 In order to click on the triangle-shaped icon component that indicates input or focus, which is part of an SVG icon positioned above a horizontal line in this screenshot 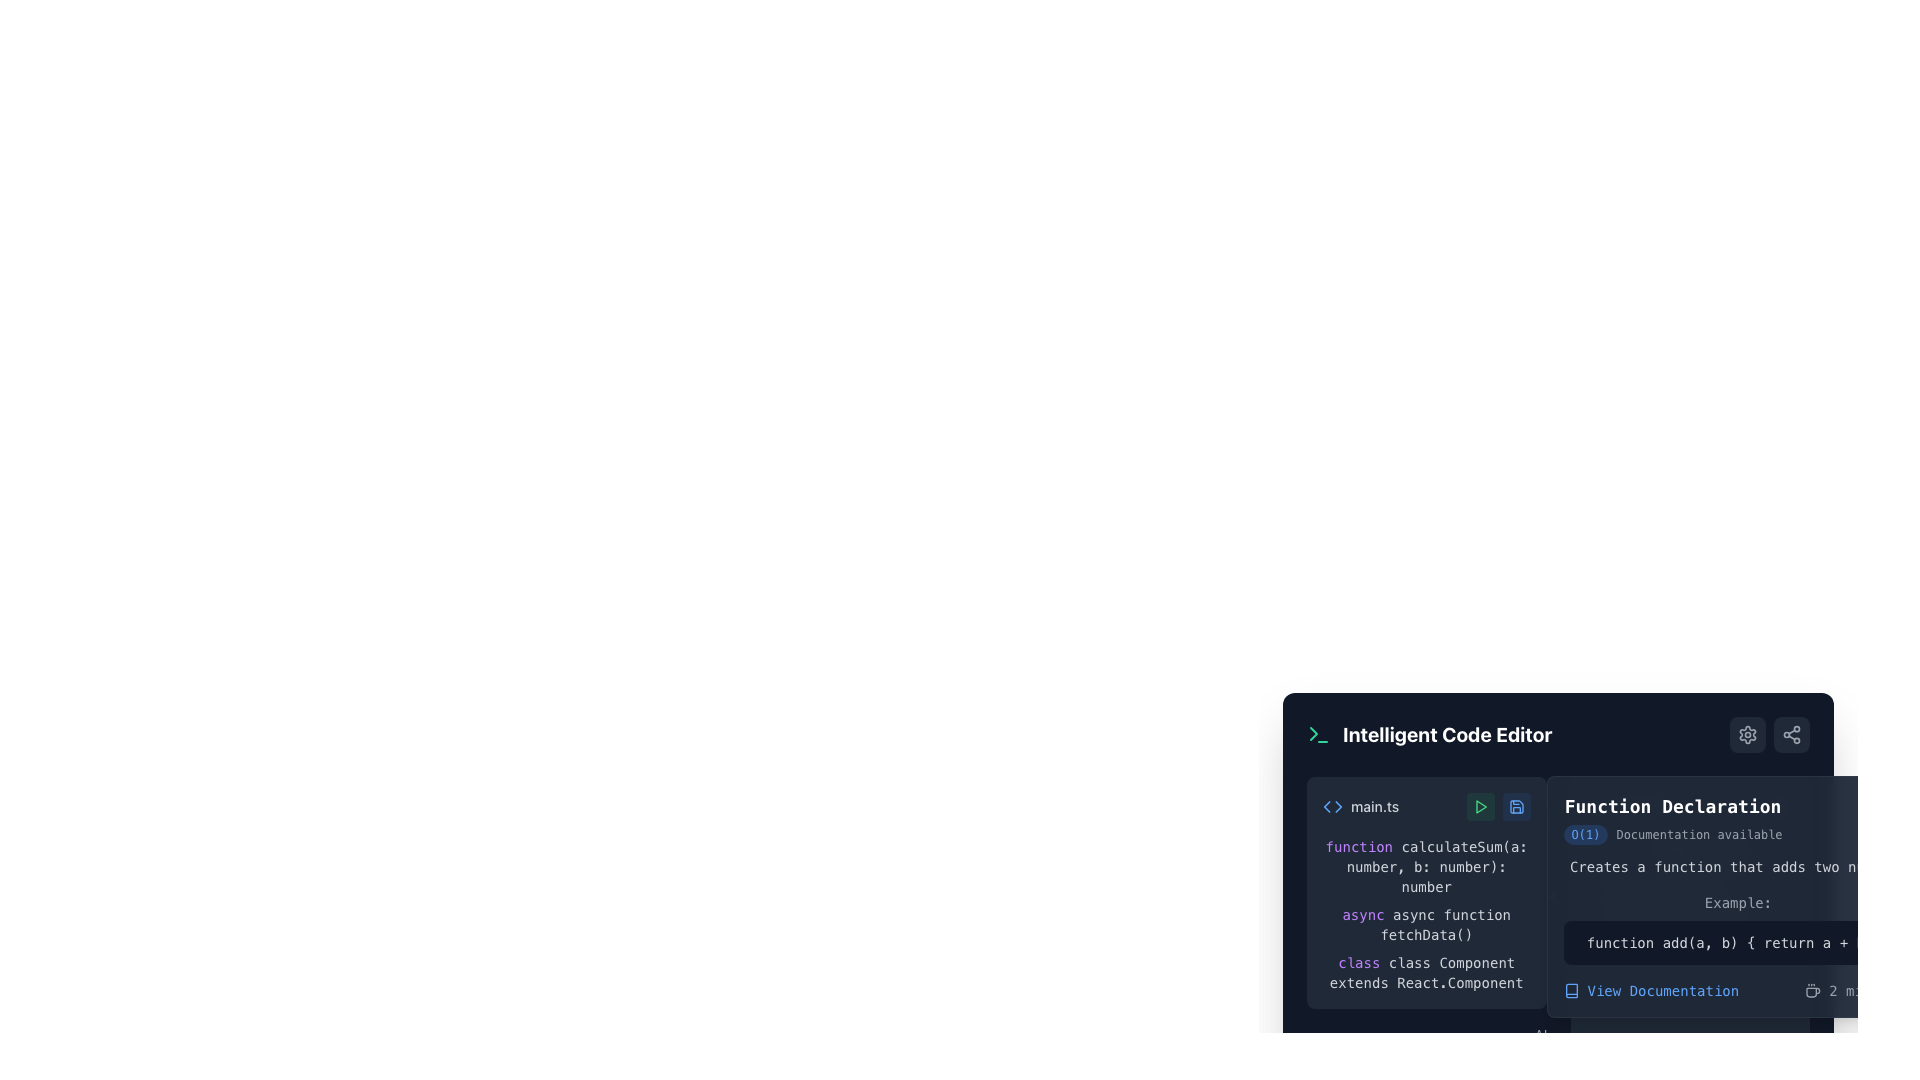, I will do `click(1314, 733)`.